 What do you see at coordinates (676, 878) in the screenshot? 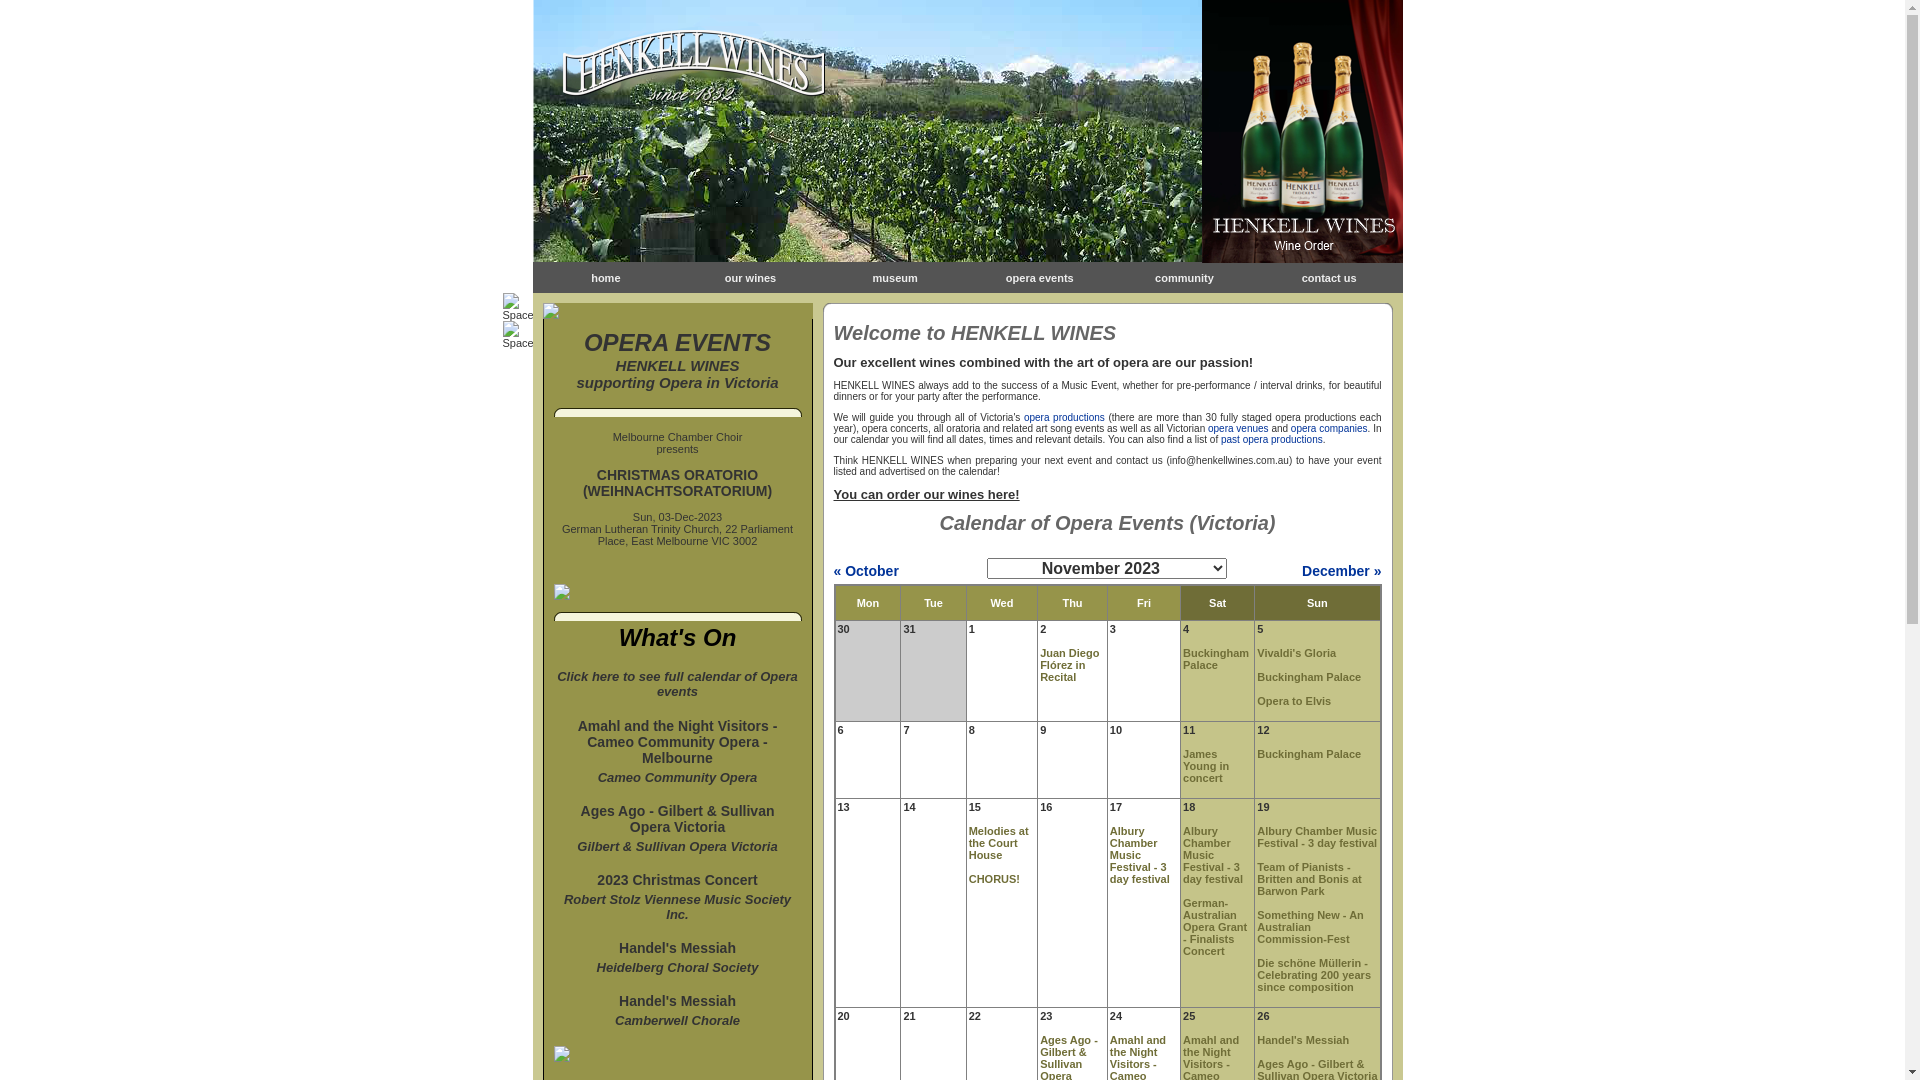
I see `'2023 Christmas Concert'` at bounding box center [676, 878].